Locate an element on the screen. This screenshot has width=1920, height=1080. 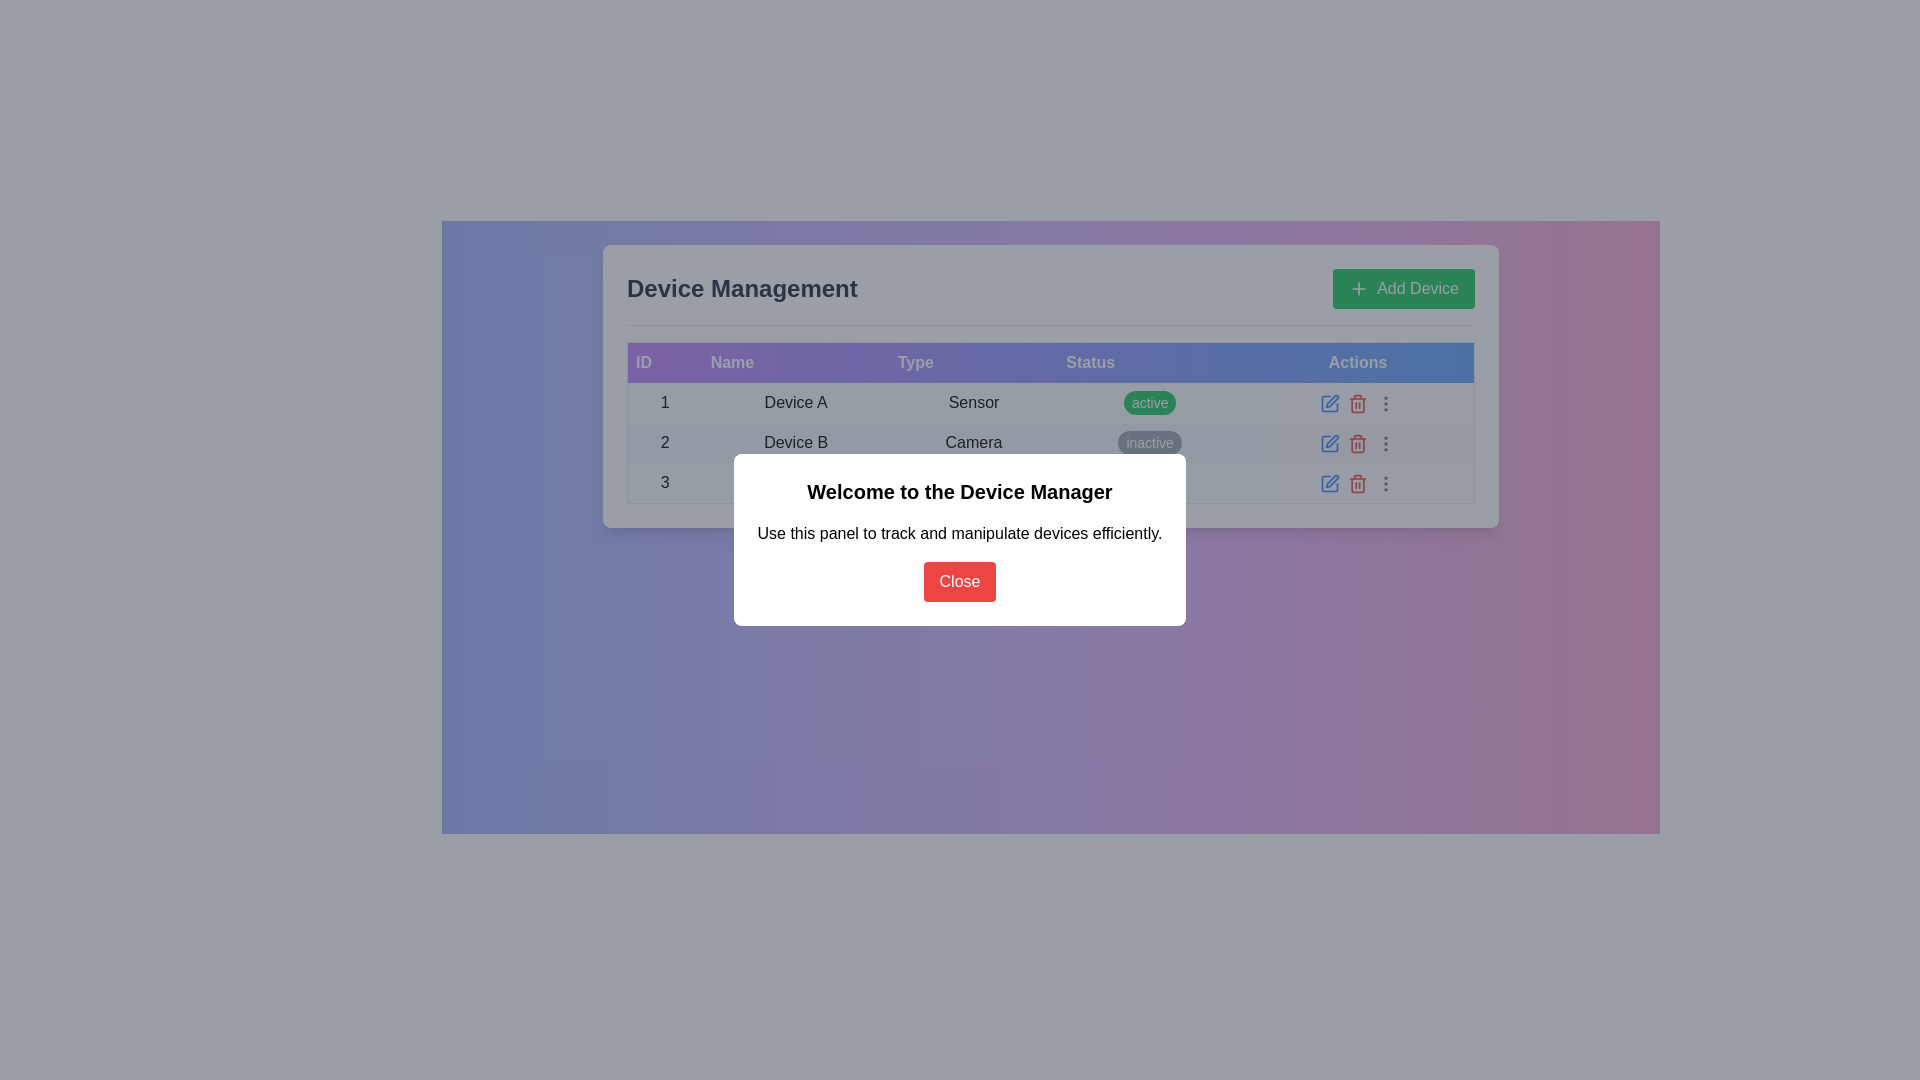
the red trash can icon button in the Actions column of the second row is located at coordinates (1358, 442).